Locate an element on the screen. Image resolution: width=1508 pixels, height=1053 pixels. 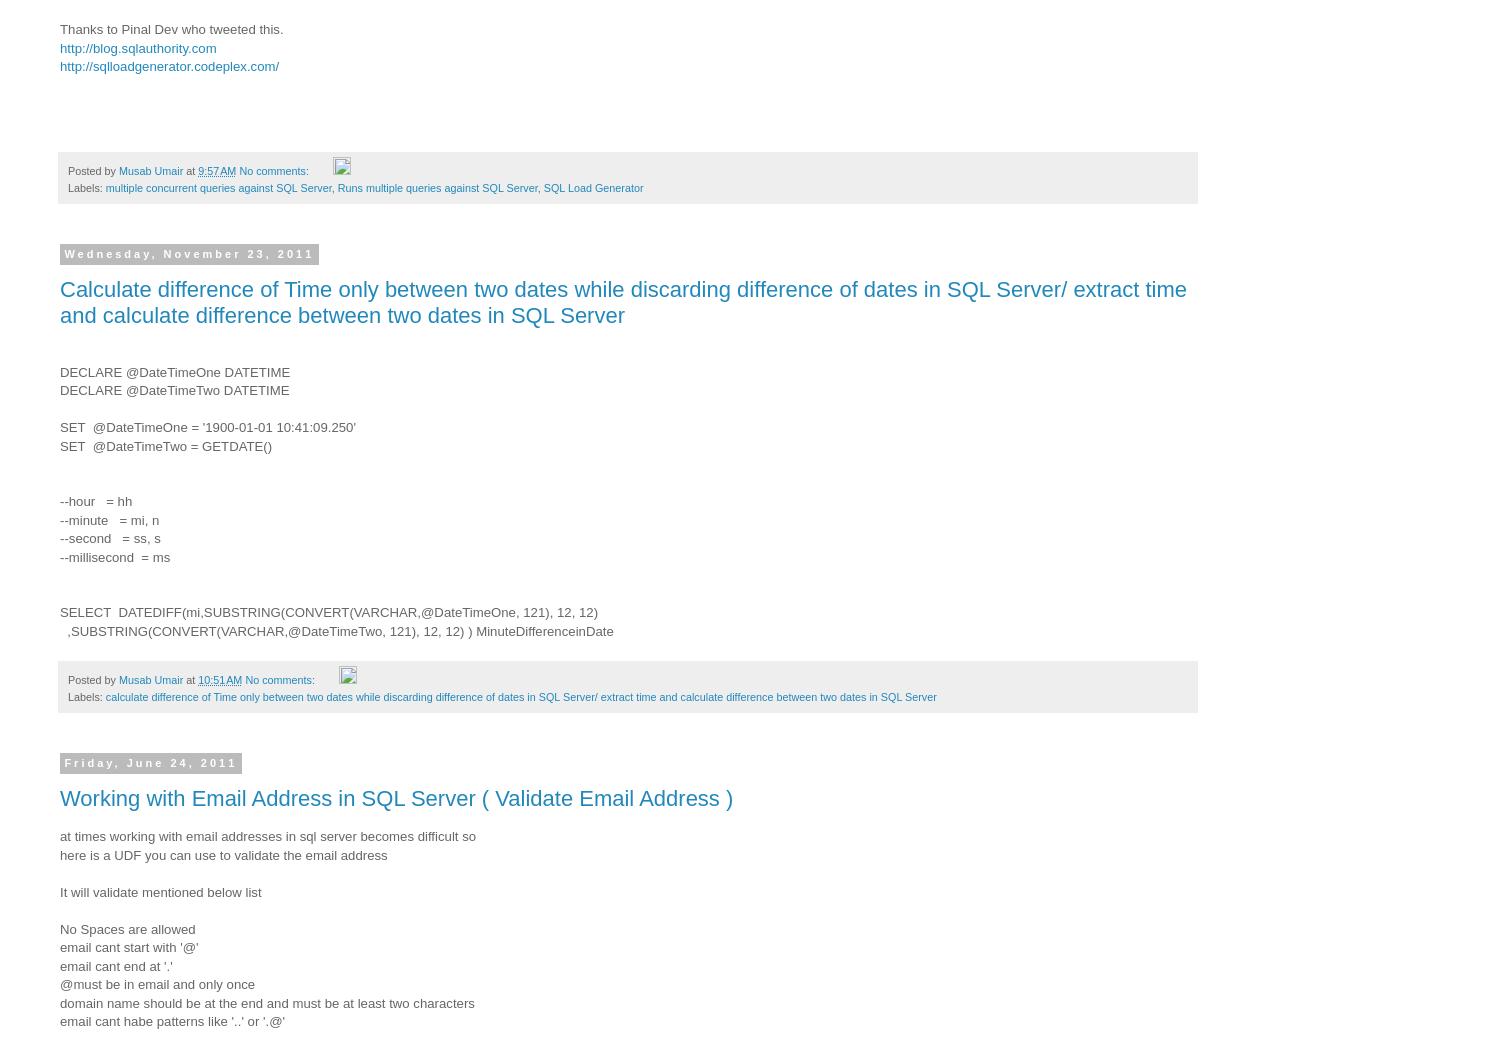
'@DateTimeOne = '1900-01-01 10:41:09.250'' is located at coordinates (222, 427).